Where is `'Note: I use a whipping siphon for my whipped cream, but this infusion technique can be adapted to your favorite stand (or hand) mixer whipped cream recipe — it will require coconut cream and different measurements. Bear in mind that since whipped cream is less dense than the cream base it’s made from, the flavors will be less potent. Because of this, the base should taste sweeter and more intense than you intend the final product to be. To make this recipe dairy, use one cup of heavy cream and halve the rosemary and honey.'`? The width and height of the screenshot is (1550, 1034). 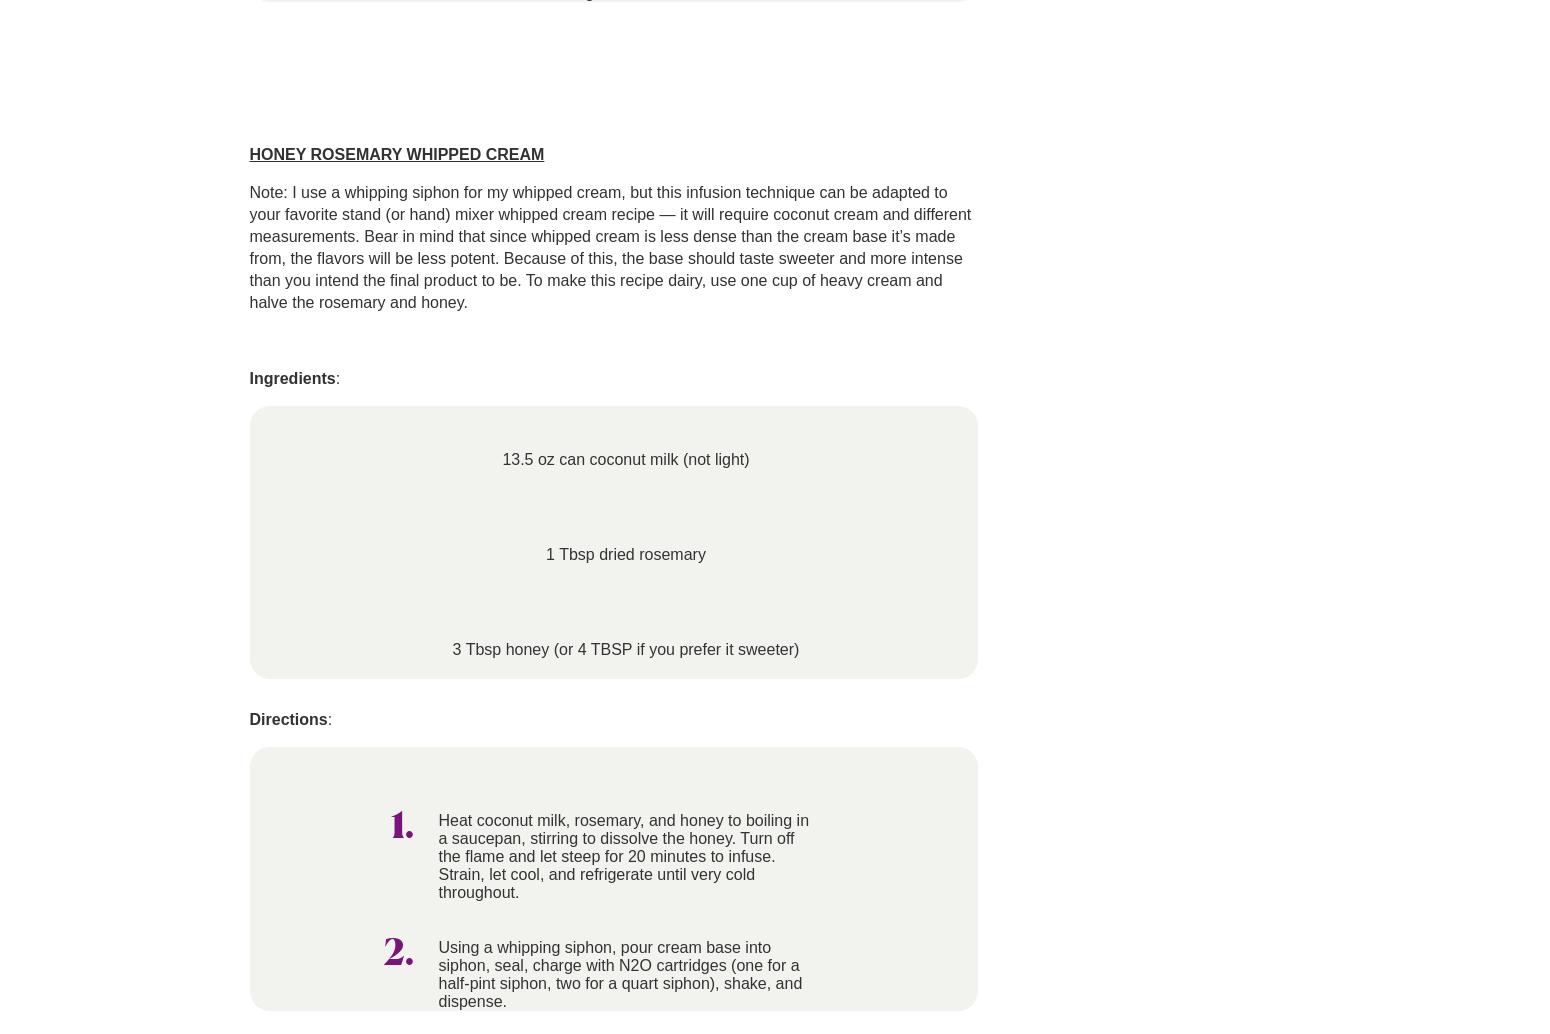
'Note: I use a whipping siphon for my whipped cream, but this infusion technique can be adapted to your favorite stand (or hand) mixer whipped cream recipe — it will require coconut cream and different measurements. Bear in mind that since whipped cream is less dense than the cream base it’s made from, the flavors will be less potent. Because of this, the base should taste sweeter and more intense than you intend the final product to be. To make this recipe dairy, use one cup of heavy cream and halve the rosemary and honey.' is located at coordinates (609, 247).